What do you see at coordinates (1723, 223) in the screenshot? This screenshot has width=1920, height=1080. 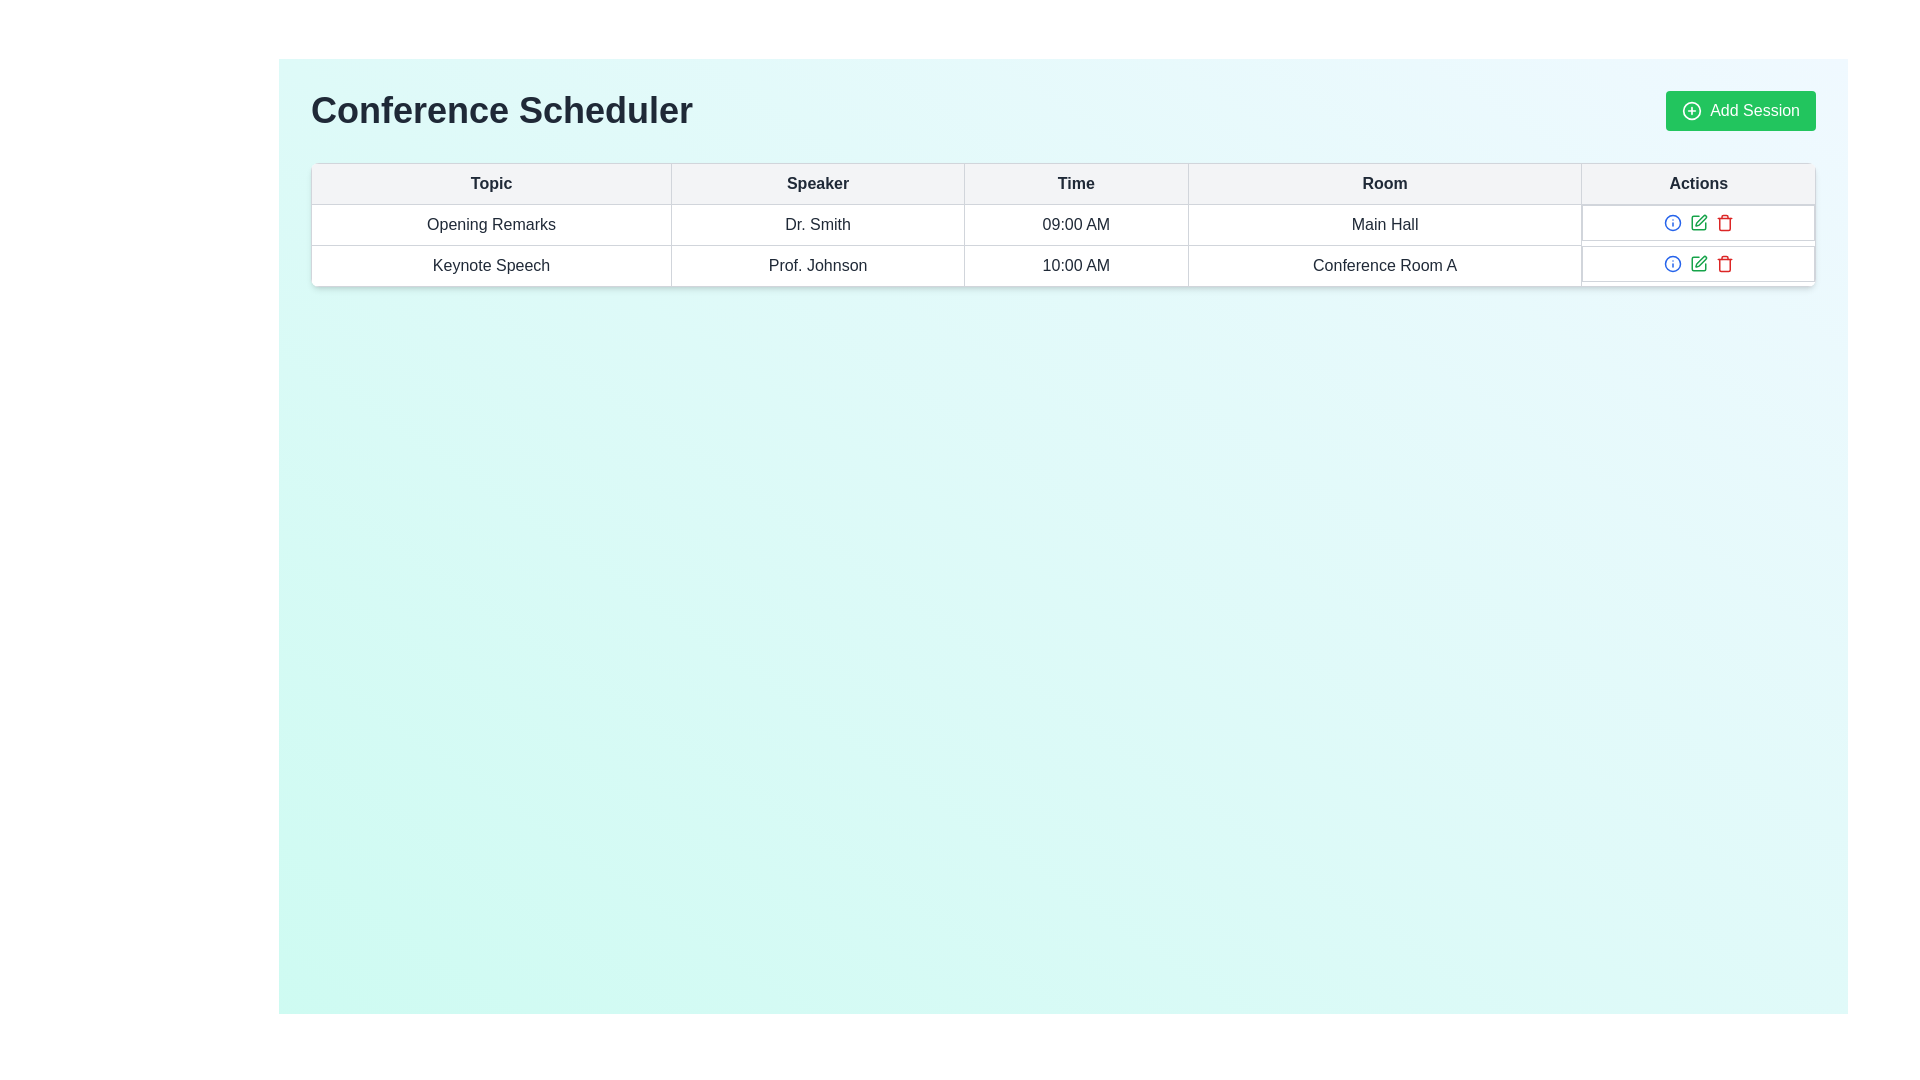 I see `the delete button located in the 'Actions' column of the first row in the table` at bounding box center [1723, 223].